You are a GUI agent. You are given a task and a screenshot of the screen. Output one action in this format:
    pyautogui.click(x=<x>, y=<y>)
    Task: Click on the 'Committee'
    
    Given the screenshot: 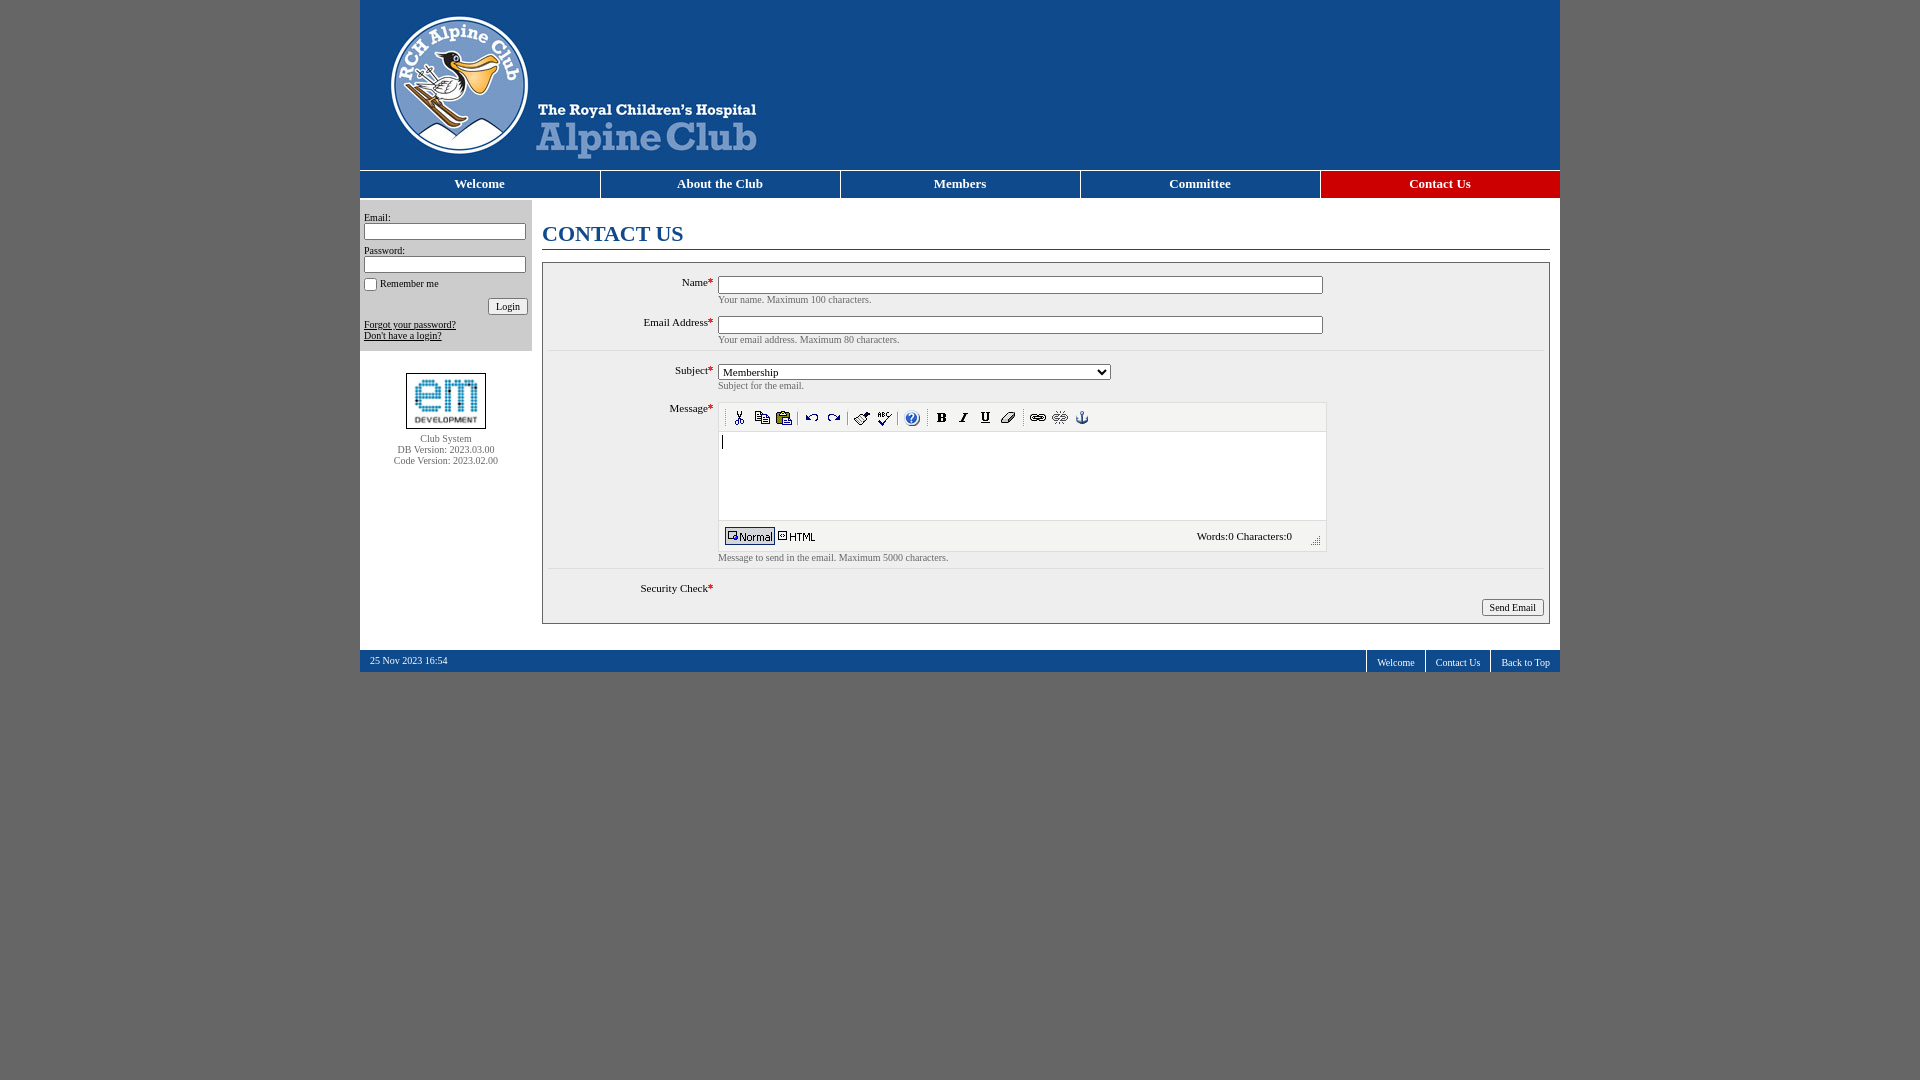 What is the action you would take?
    pyautogui.click(x=1200, y=184)
    